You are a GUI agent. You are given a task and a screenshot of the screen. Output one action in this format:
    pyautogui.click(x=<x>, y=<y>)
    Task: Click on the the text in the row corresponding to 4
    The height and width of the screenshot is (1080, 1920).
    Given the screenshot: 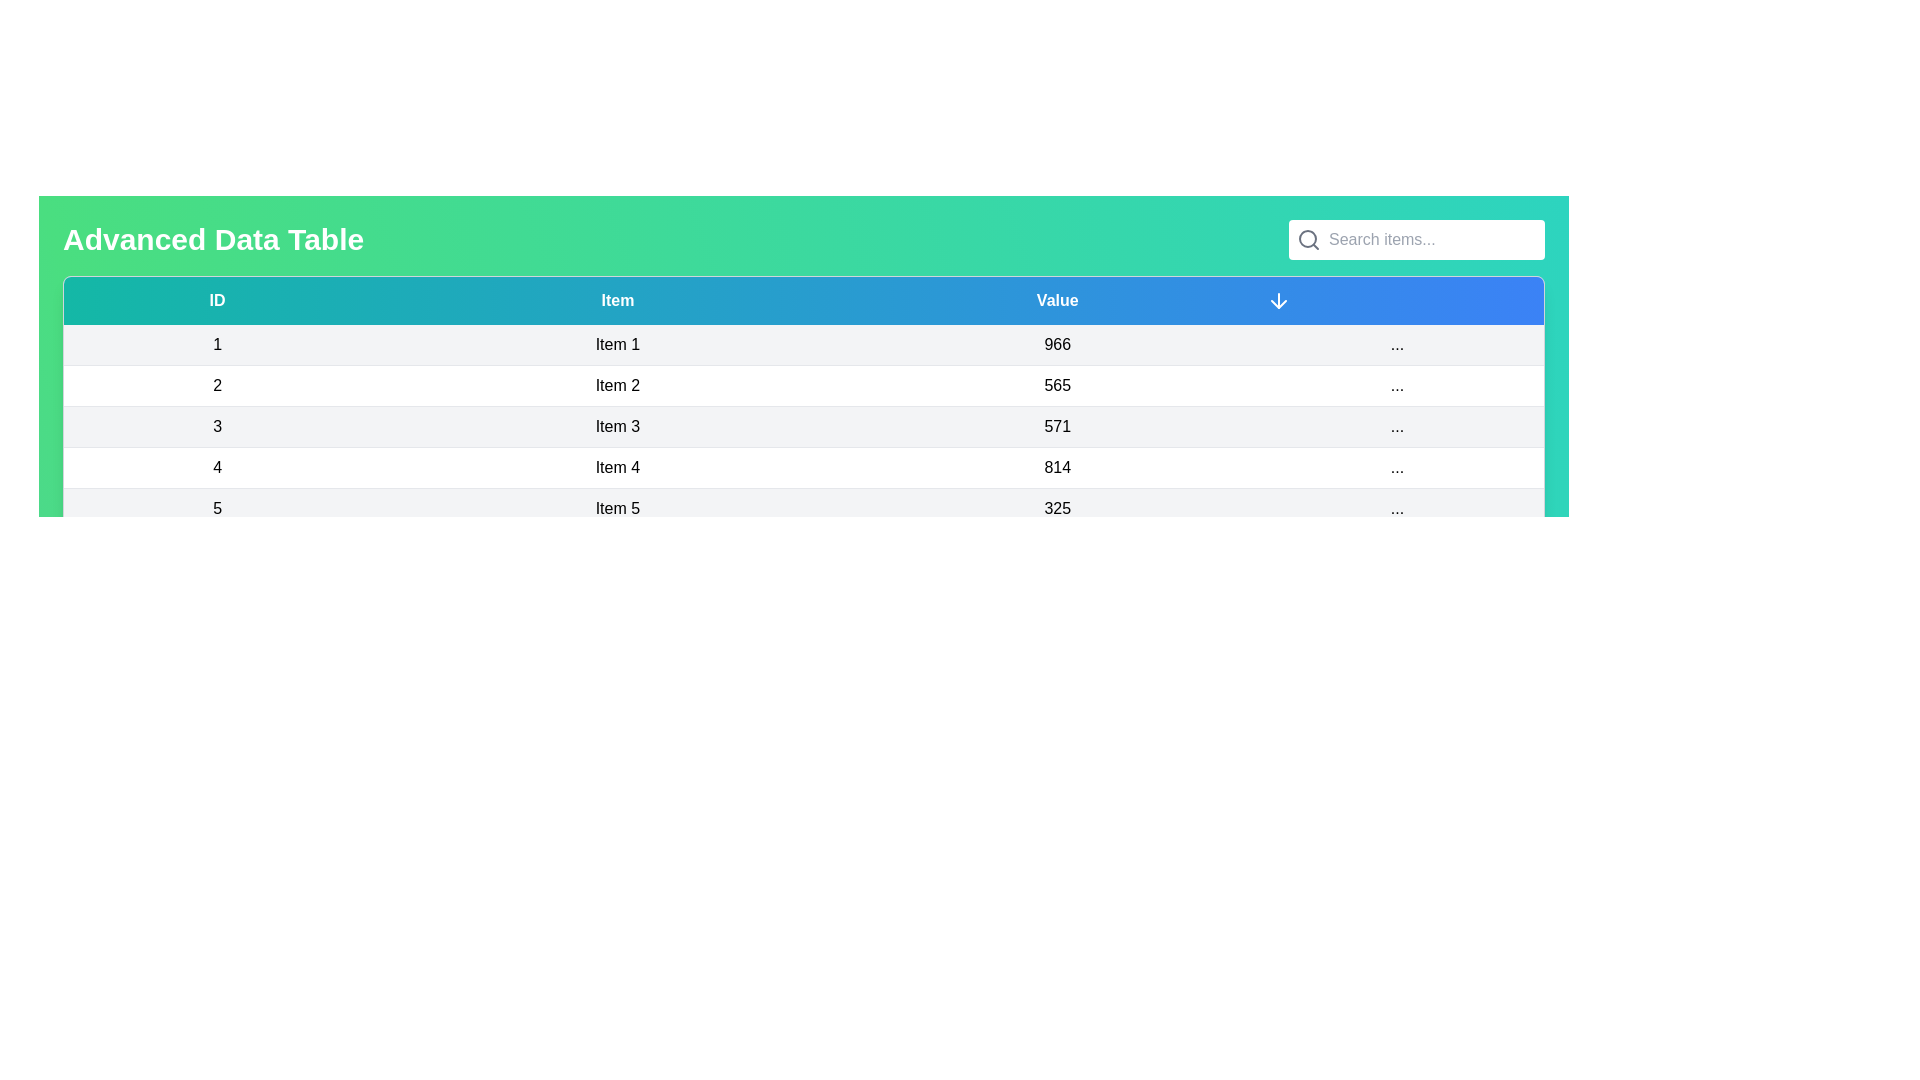 What is the action you would take?
    pyautogui.click(x=216, y=467)
    